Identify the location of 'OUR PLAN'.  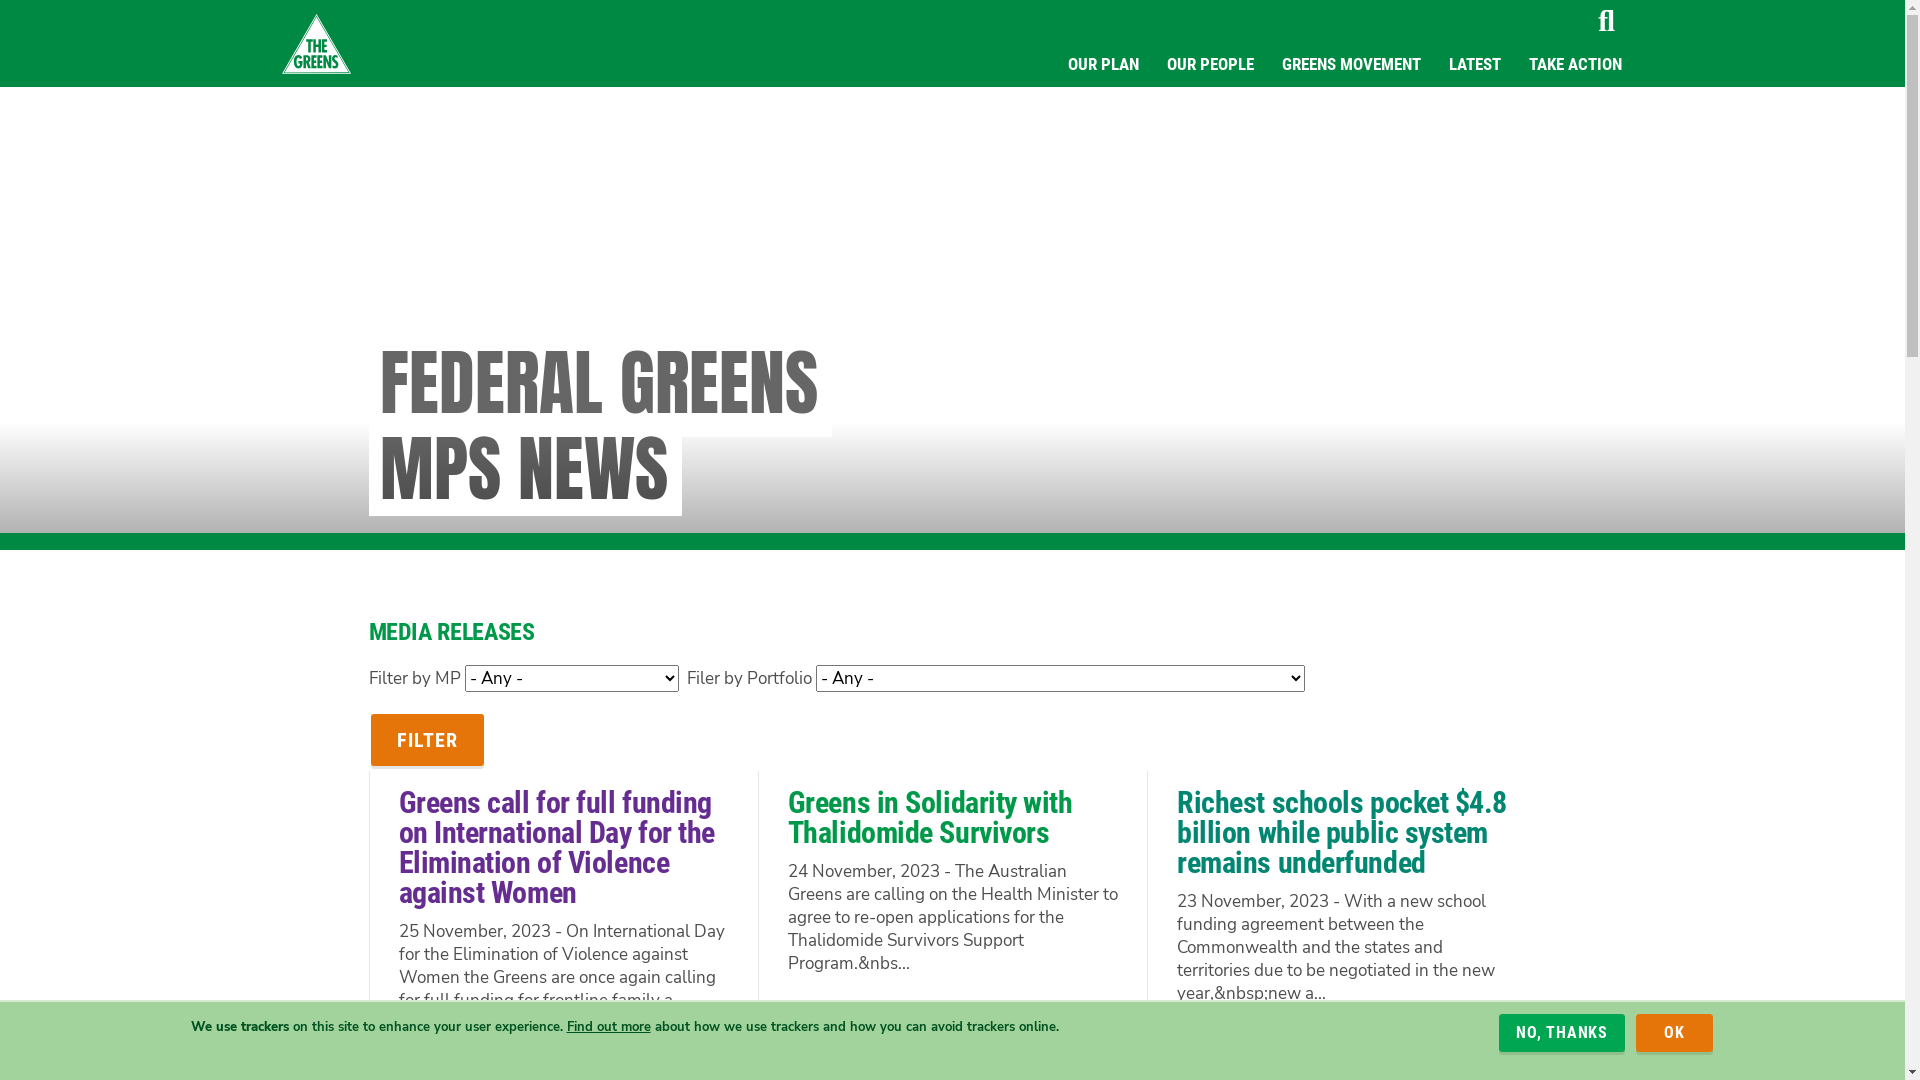
(1102, 63).